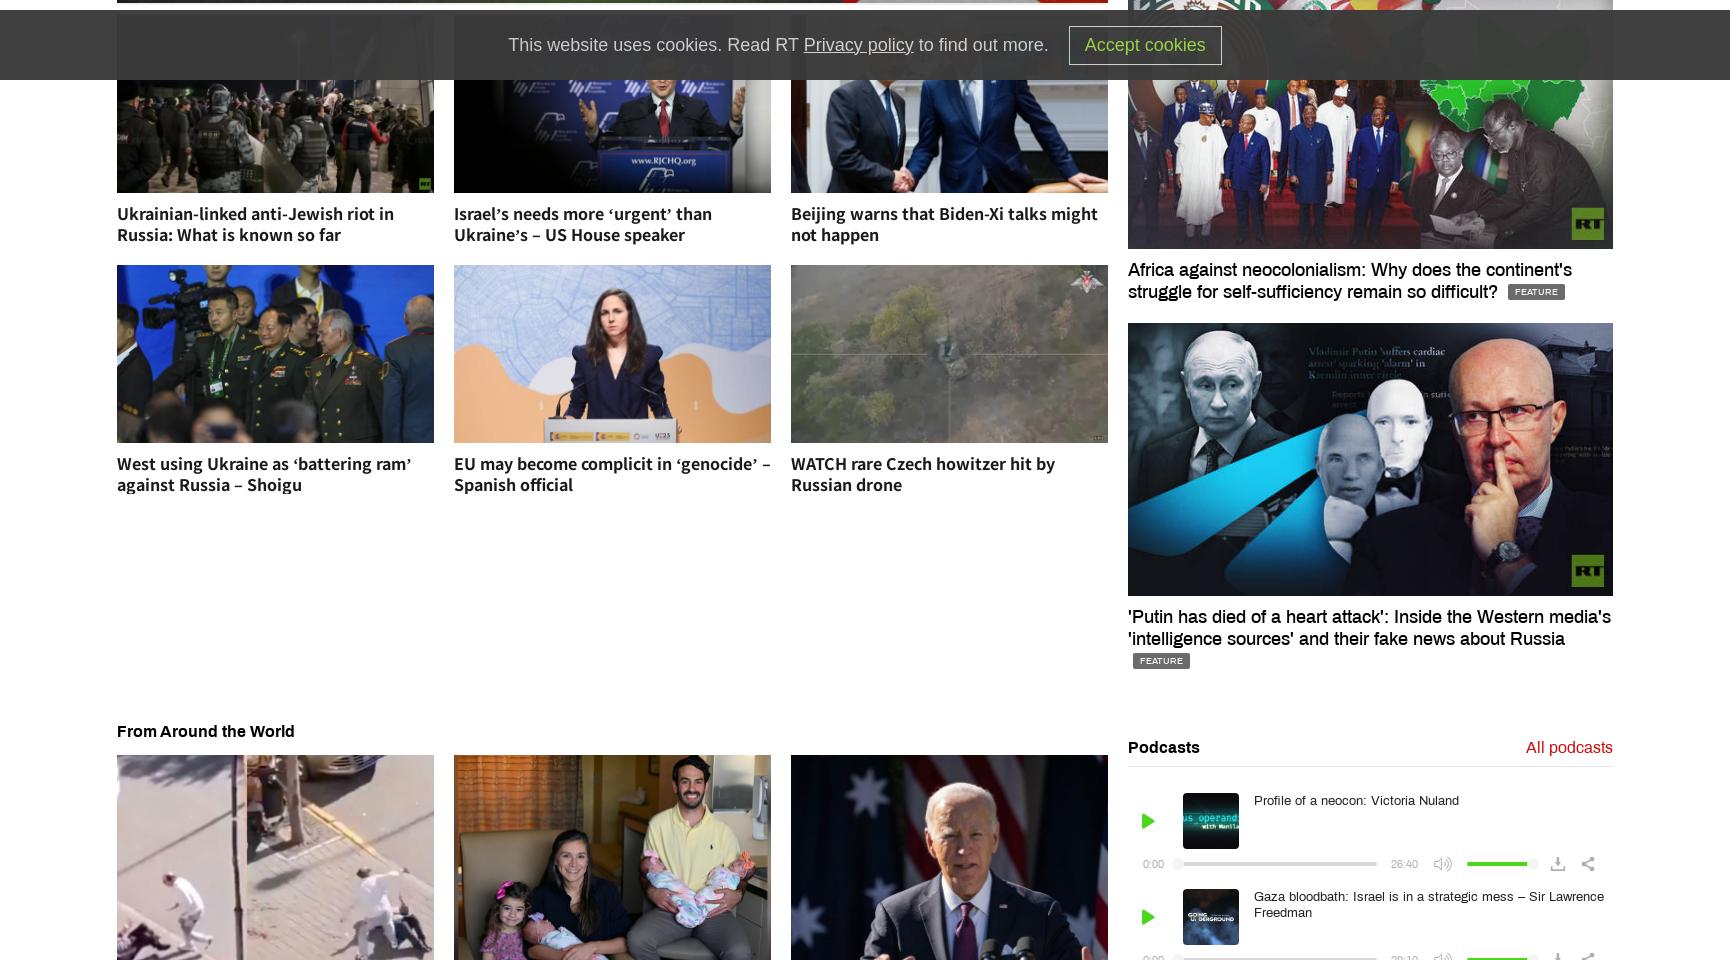 The height and width of the screenshot is (960, 1730). I want to click on 'From Around the World', so click(116, 730).